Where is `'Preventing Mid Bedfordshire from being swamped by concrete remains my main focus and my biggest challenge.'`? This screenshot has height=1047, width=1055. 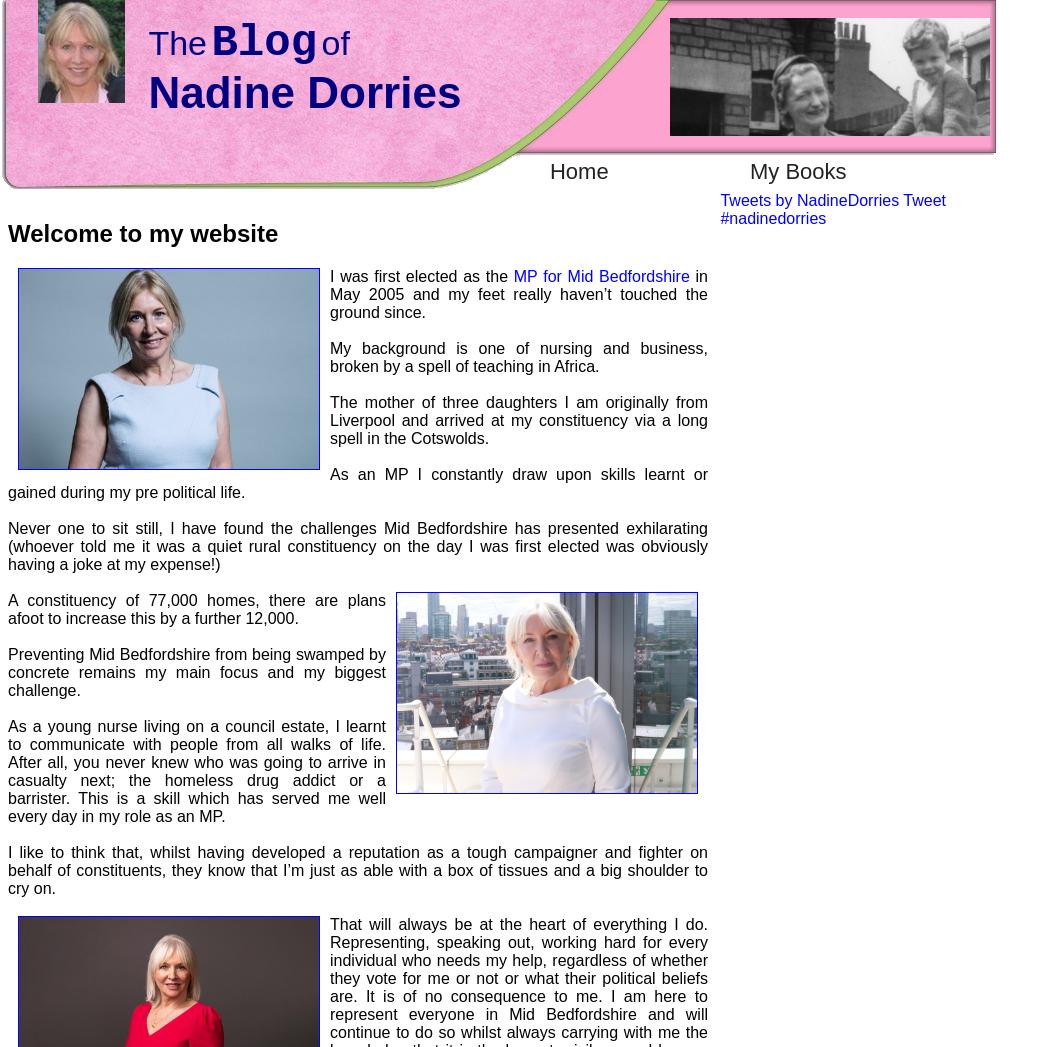
'Preventing Mid Bedfordshire from being swamped by concrete remains my main focus and my biggest challenge.' is located at coordinates (8, 670).